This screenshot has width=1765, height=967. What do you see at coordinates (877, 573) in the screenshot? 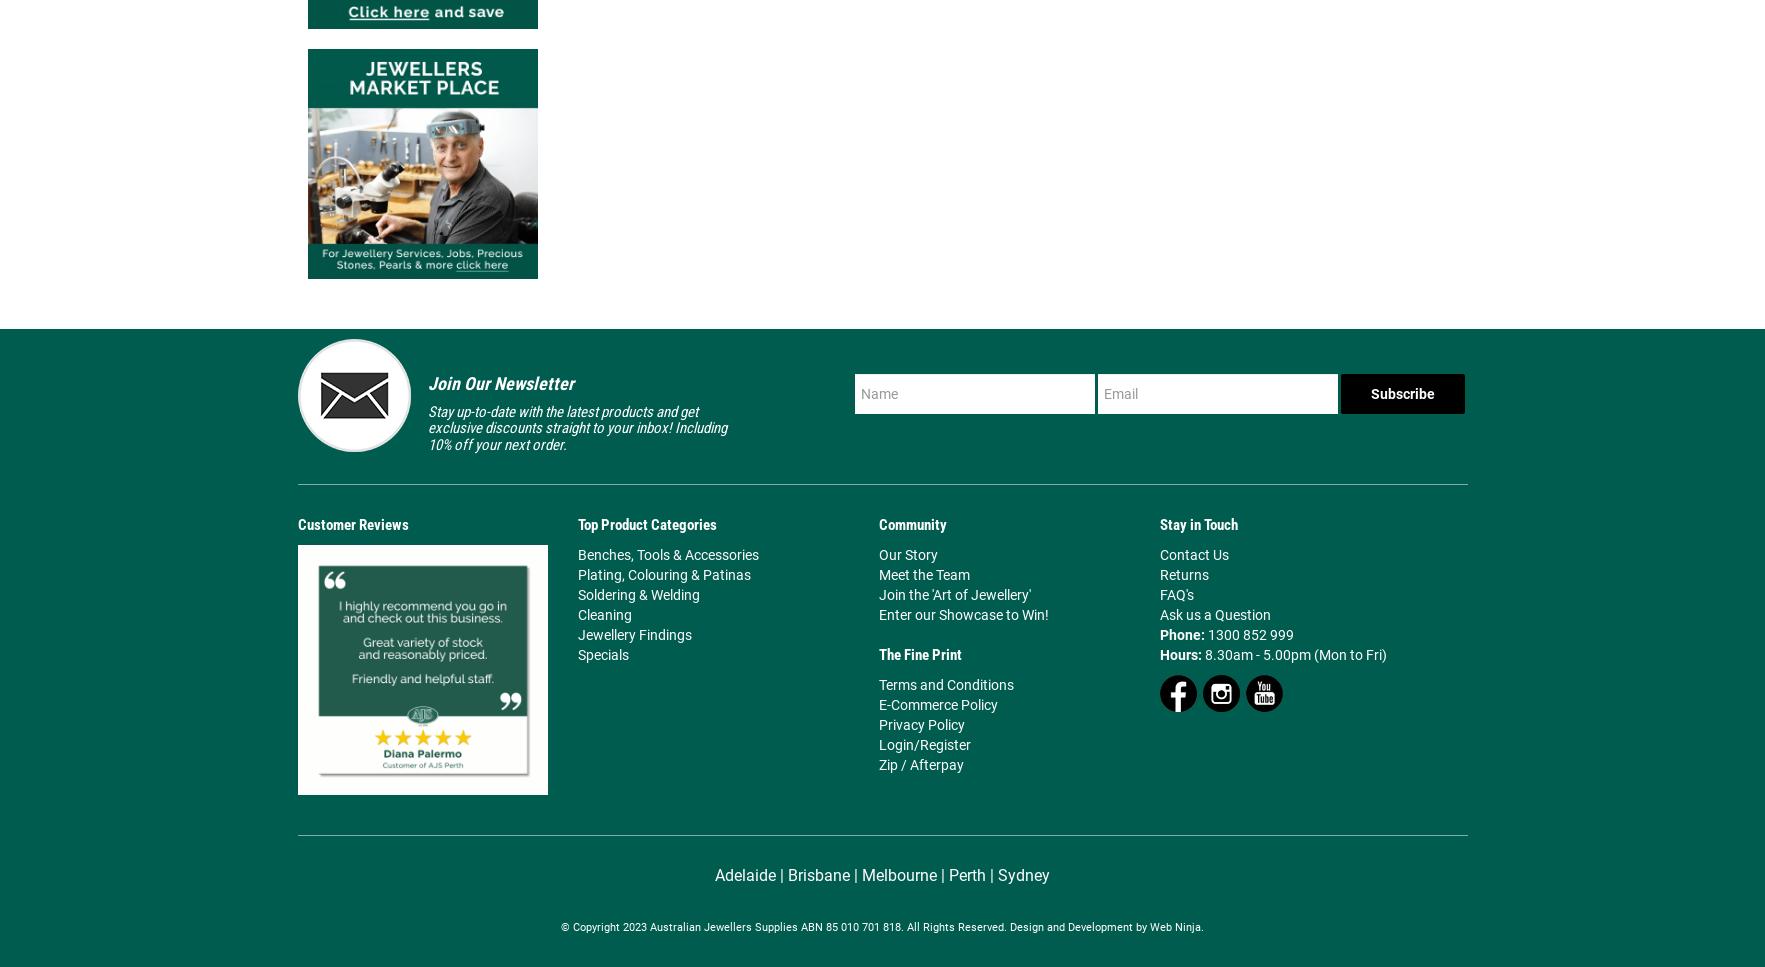
I see `'Meet the Team'` at bounding box center [877, 573].